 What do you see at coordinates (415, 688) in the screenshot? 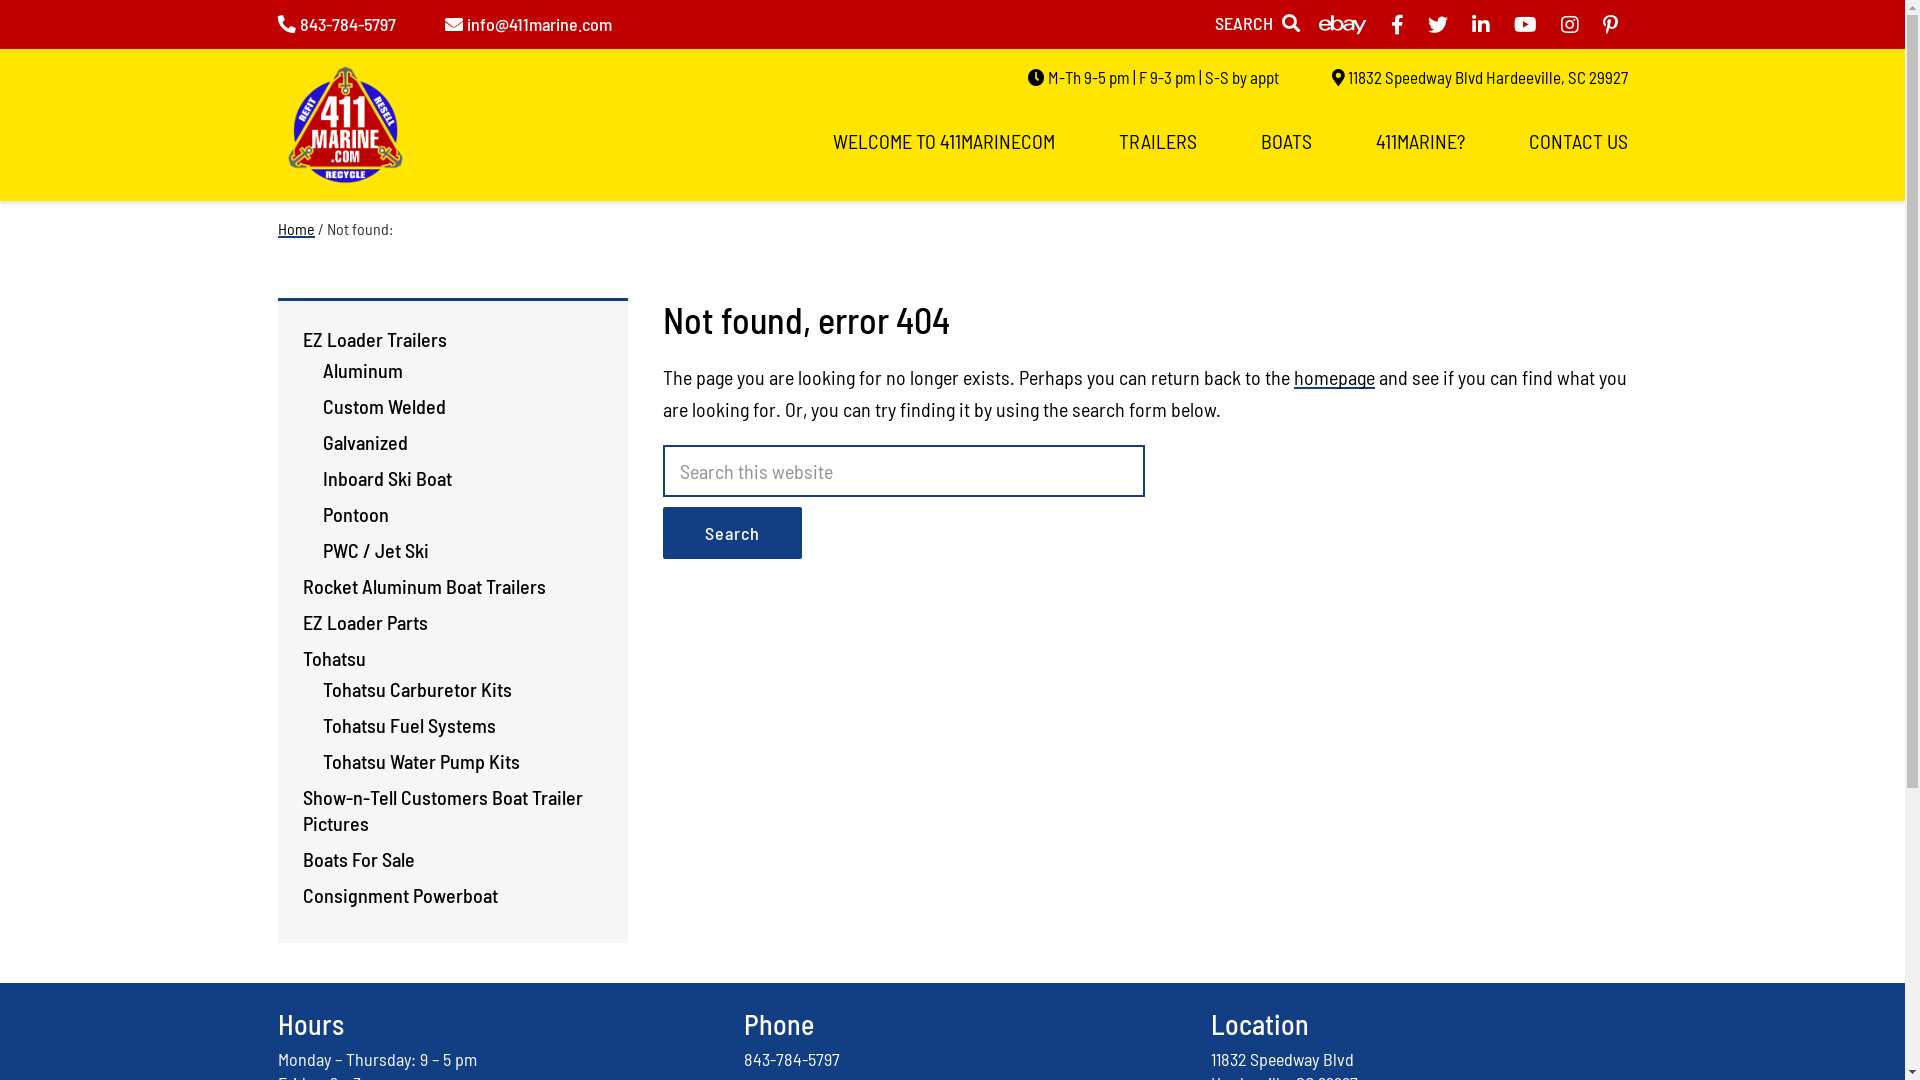
I see `'Tohatsu Carburetor Kits'` at bounding box center [415, 688].